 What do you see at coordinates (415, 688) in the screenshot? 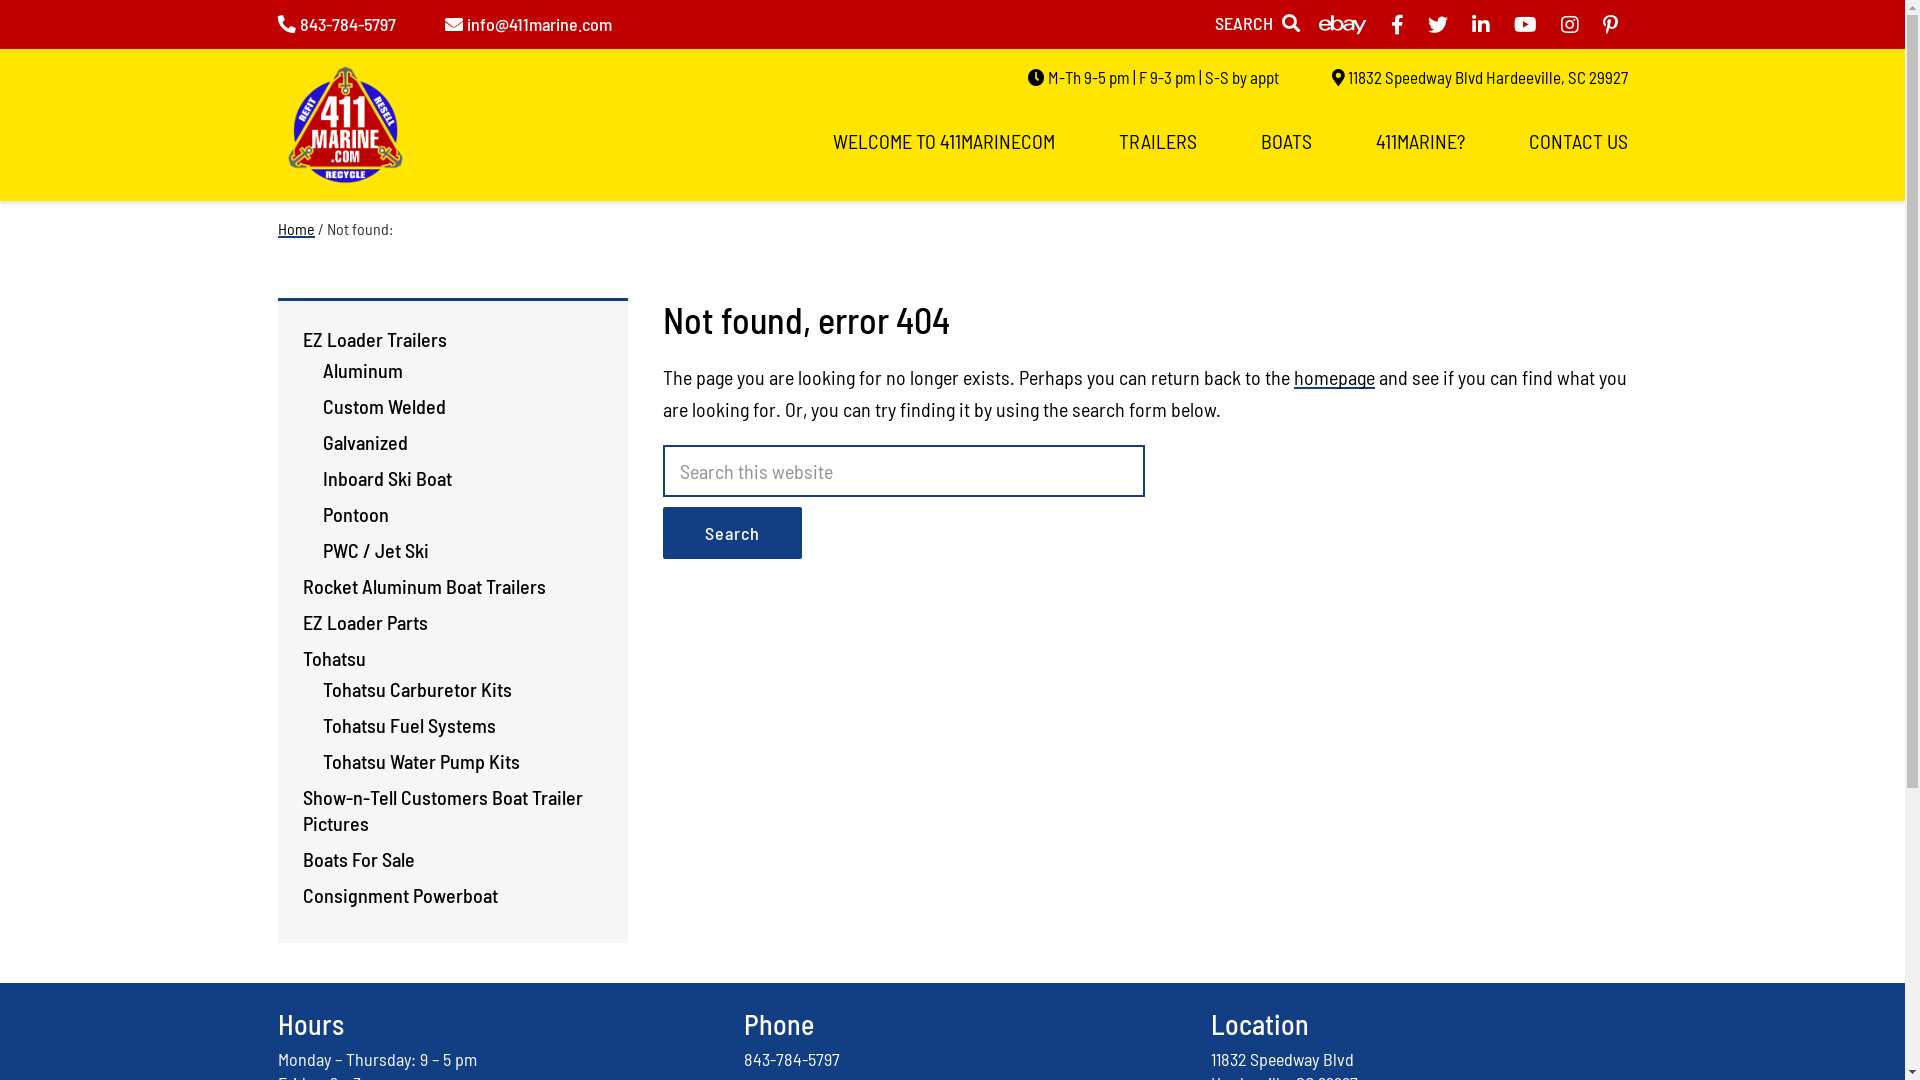
I see `'Tohatsu Carburetor Kits'` at bounding box center [415, 688].